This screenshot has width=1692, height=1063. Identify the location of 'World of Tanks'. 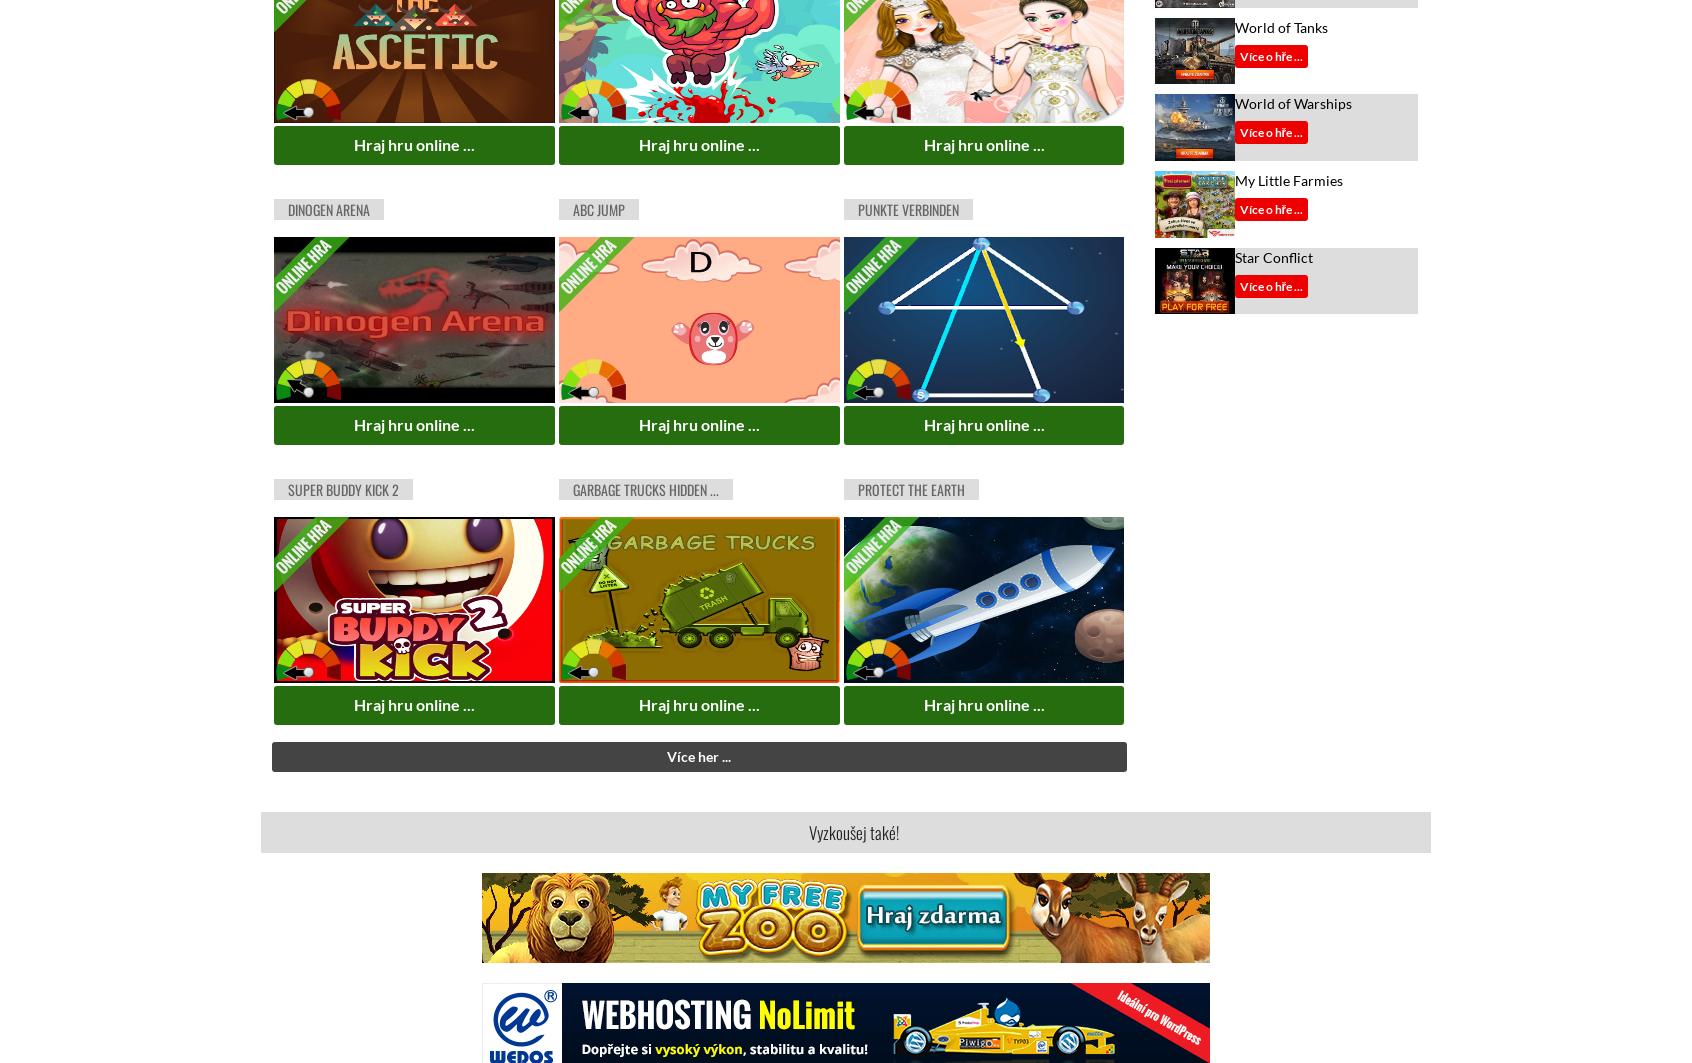
(1279, 26).